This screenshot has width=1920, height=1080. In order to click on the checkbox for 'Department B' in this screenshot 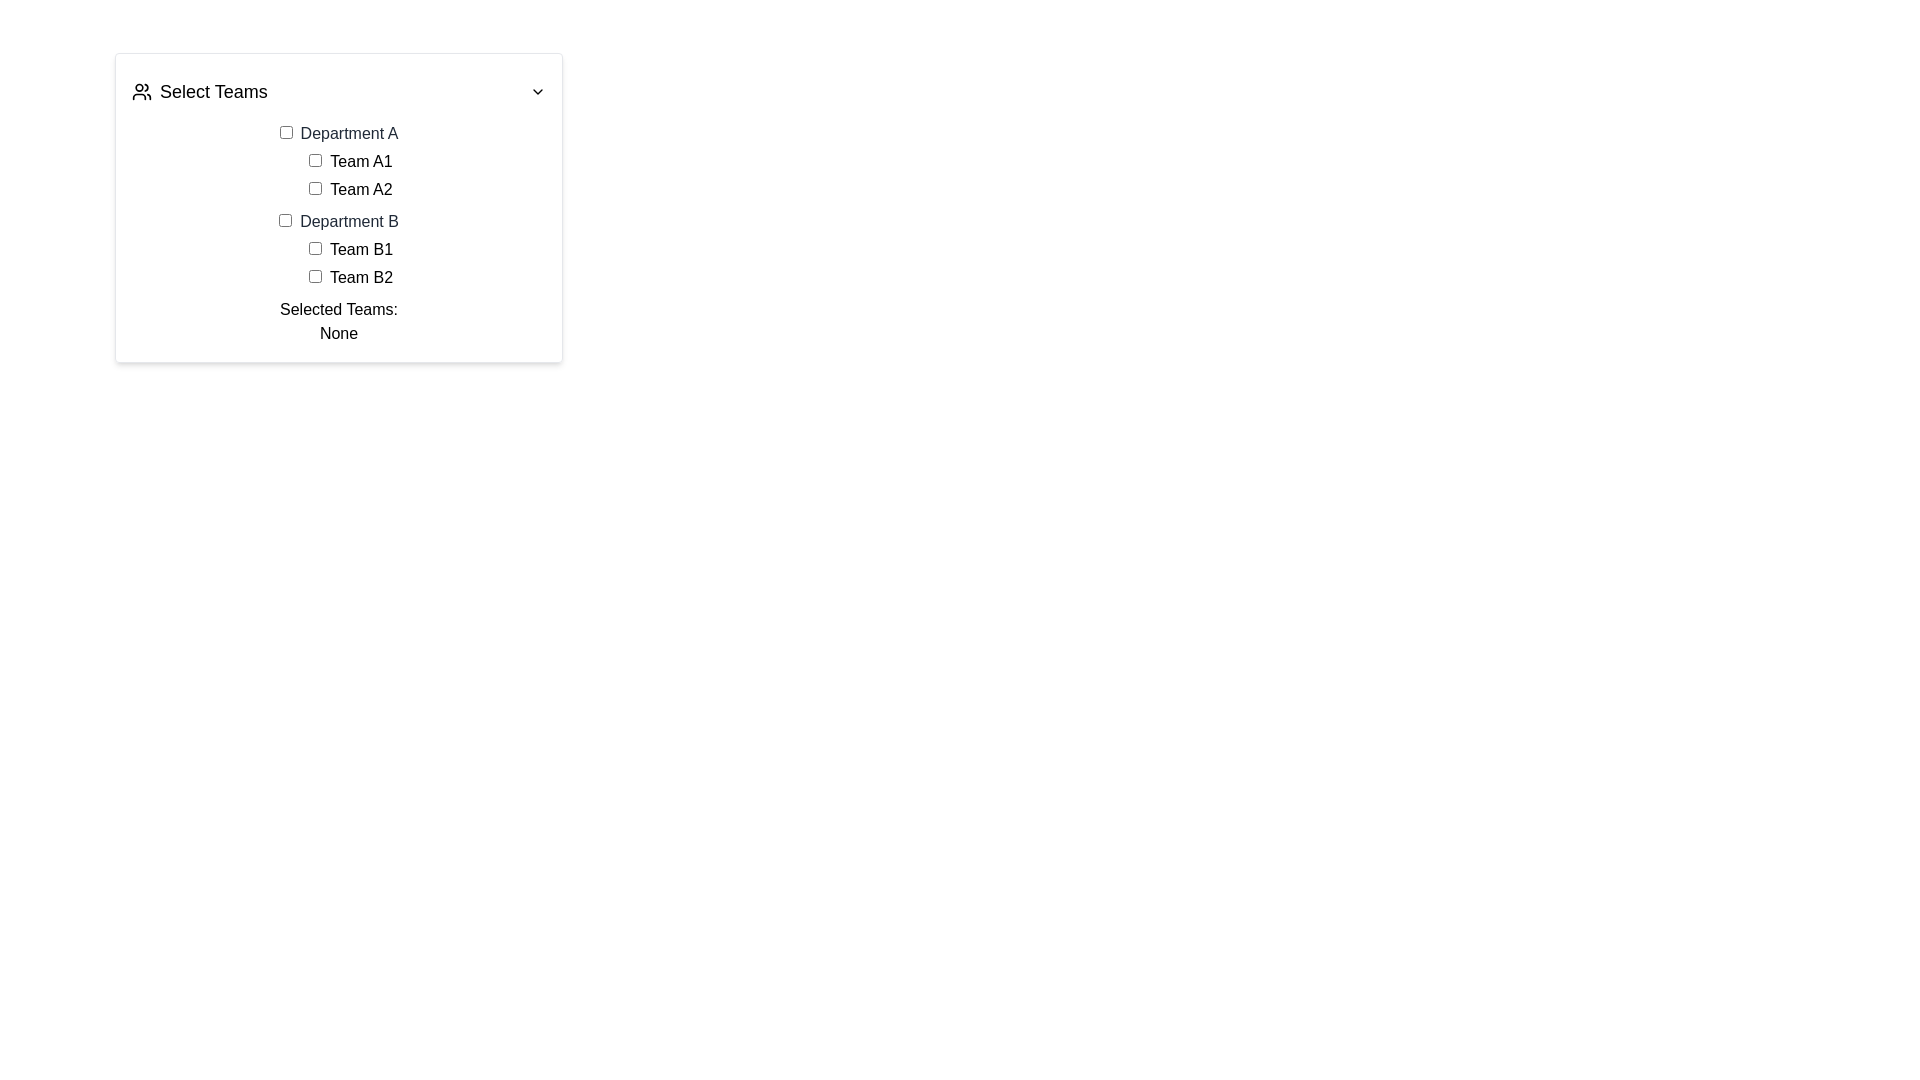, I will do `click(284, 220)`.